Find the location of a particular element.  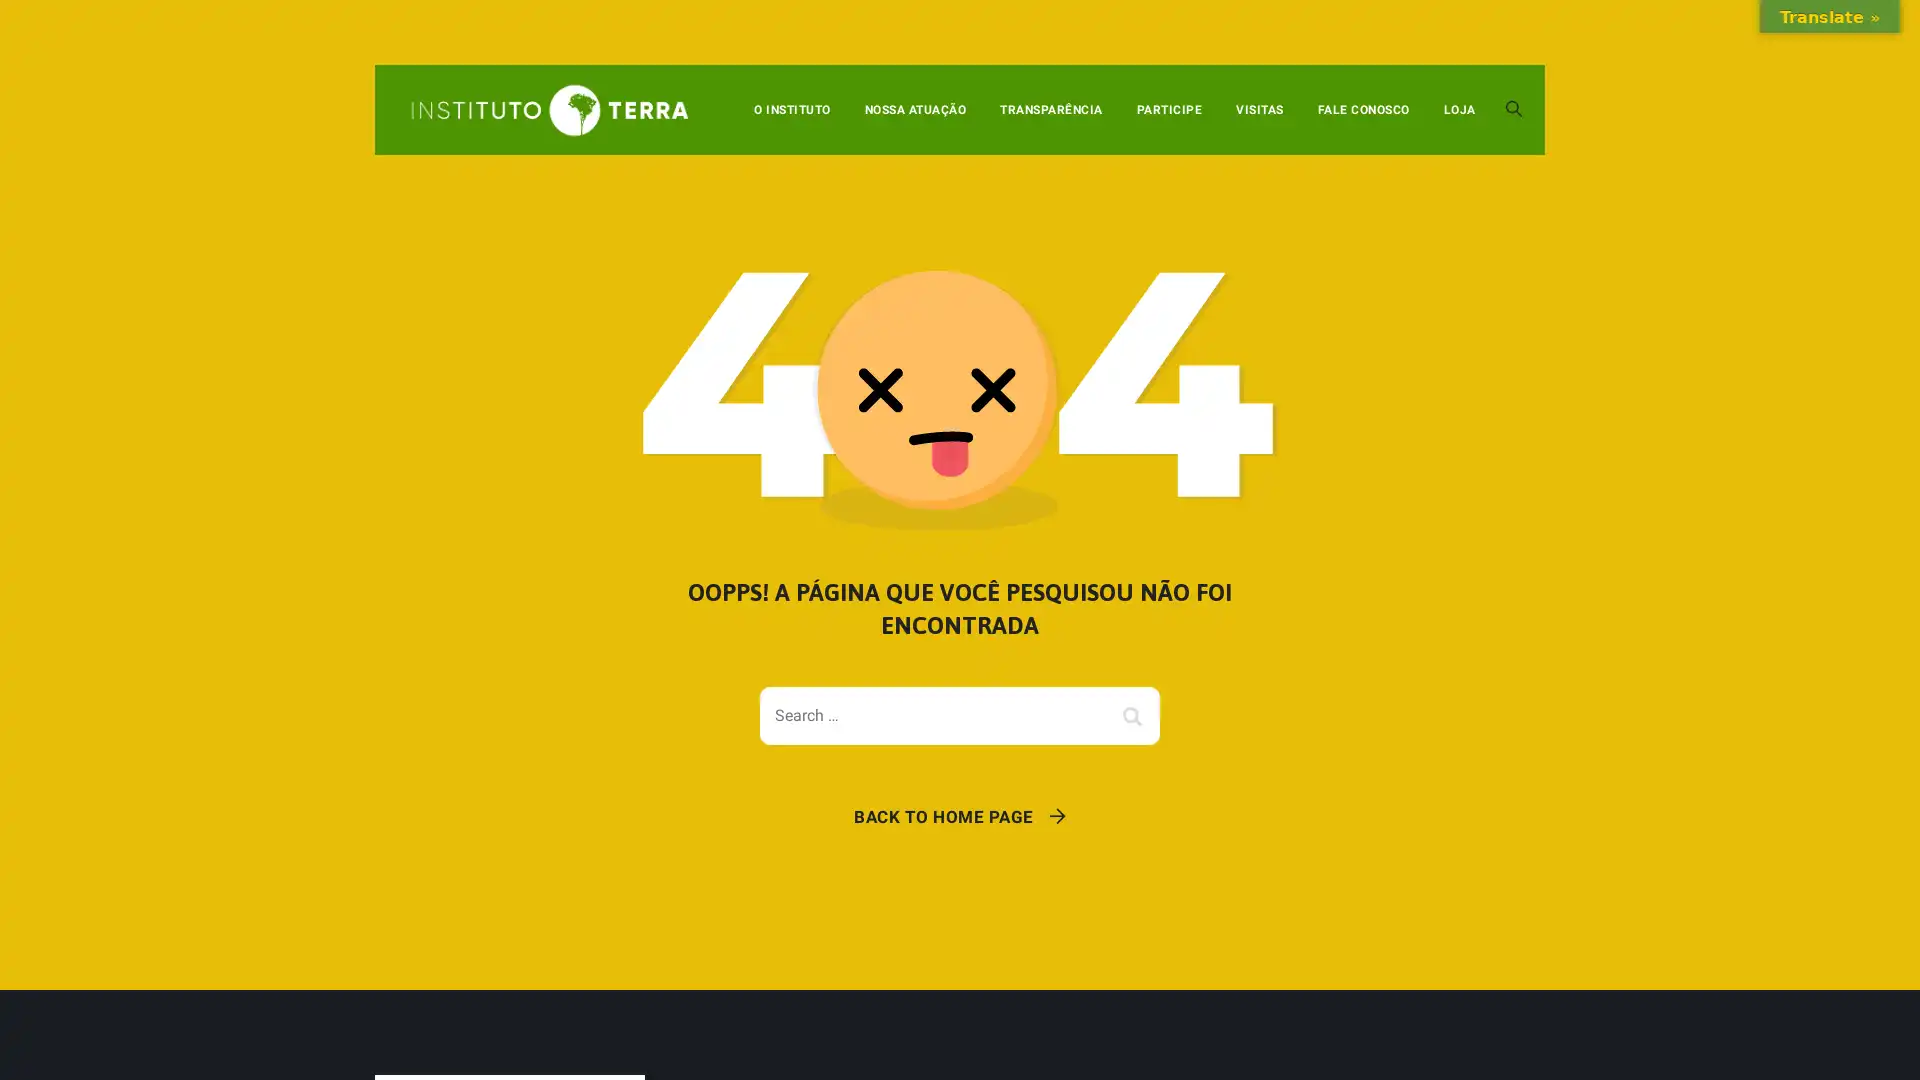

Configuracoes de cookies is located at coordinates (1750, 1044).